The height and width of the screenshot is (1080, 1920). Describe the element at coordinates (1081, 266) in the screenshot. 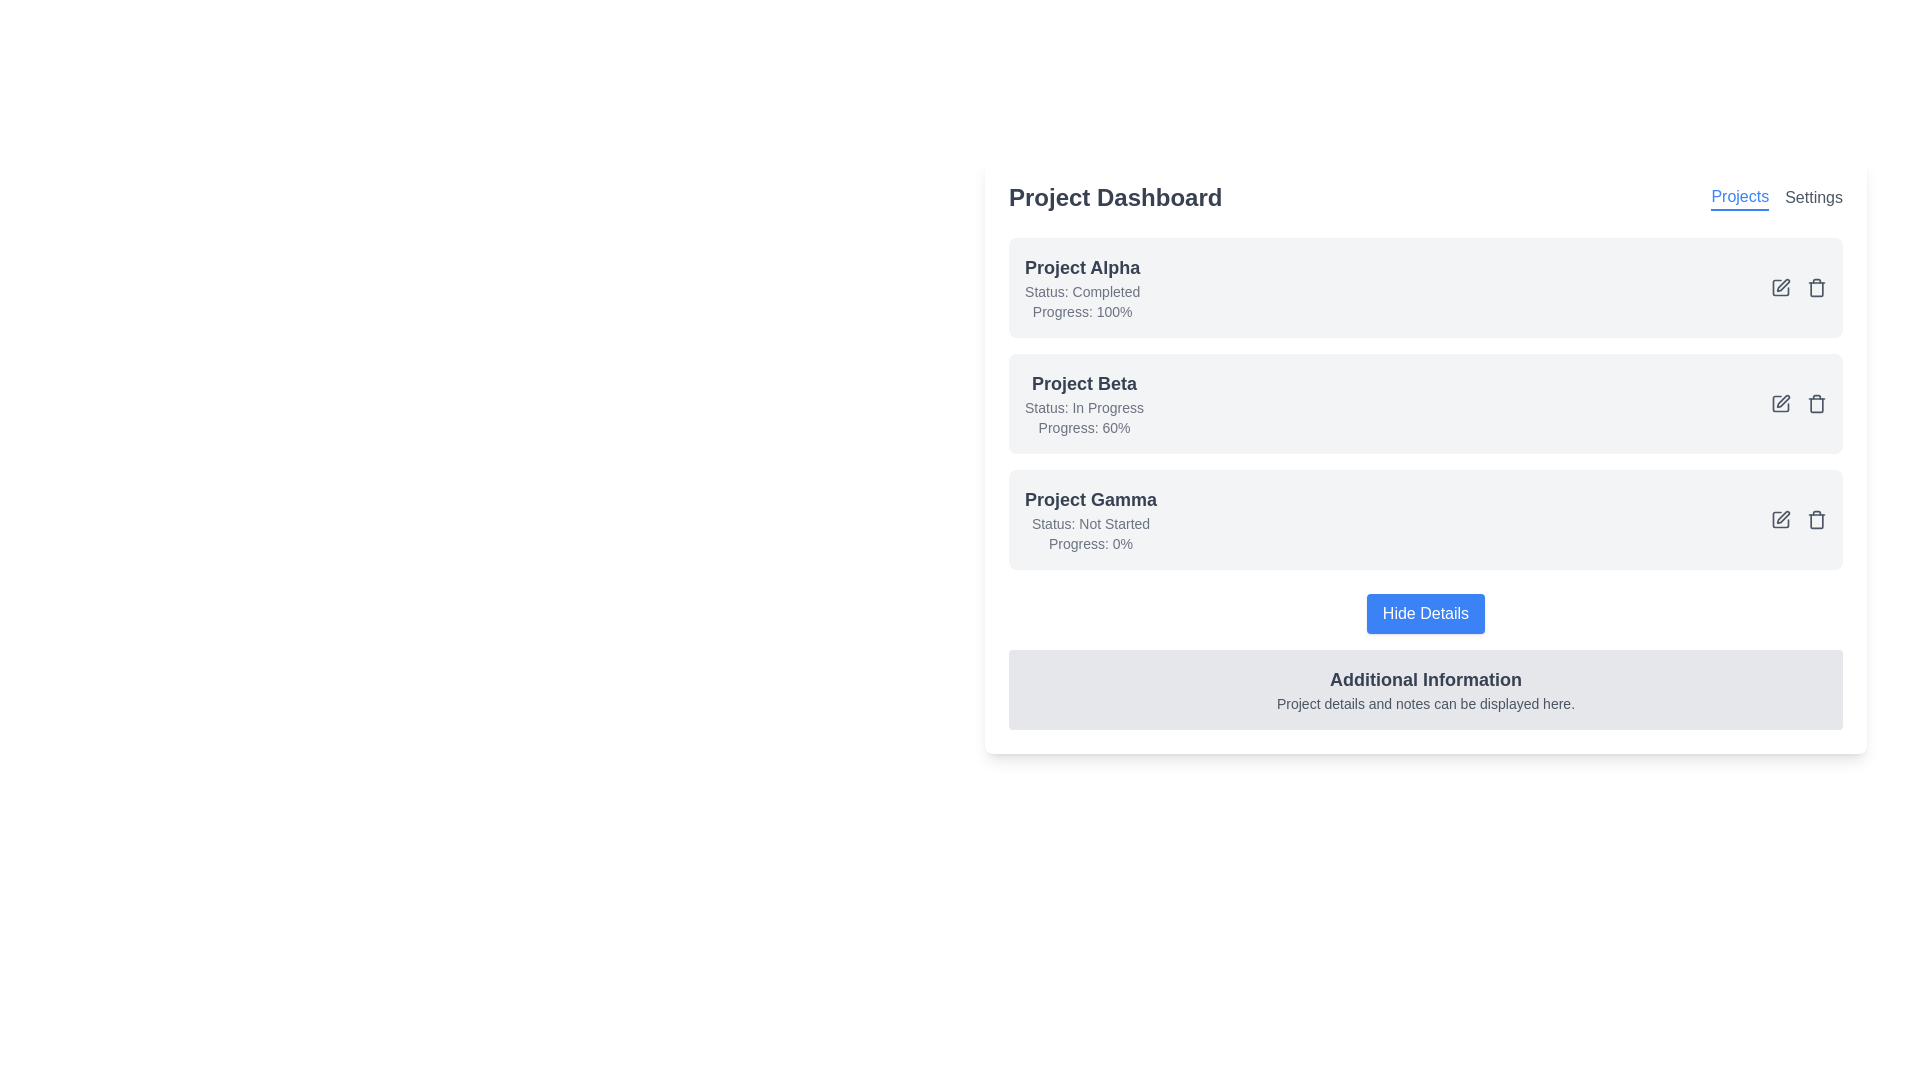

I see `the Text Label displaying 'Project Alpha', which serves as the title of the section and is styled in bold dark gray font` at that location.